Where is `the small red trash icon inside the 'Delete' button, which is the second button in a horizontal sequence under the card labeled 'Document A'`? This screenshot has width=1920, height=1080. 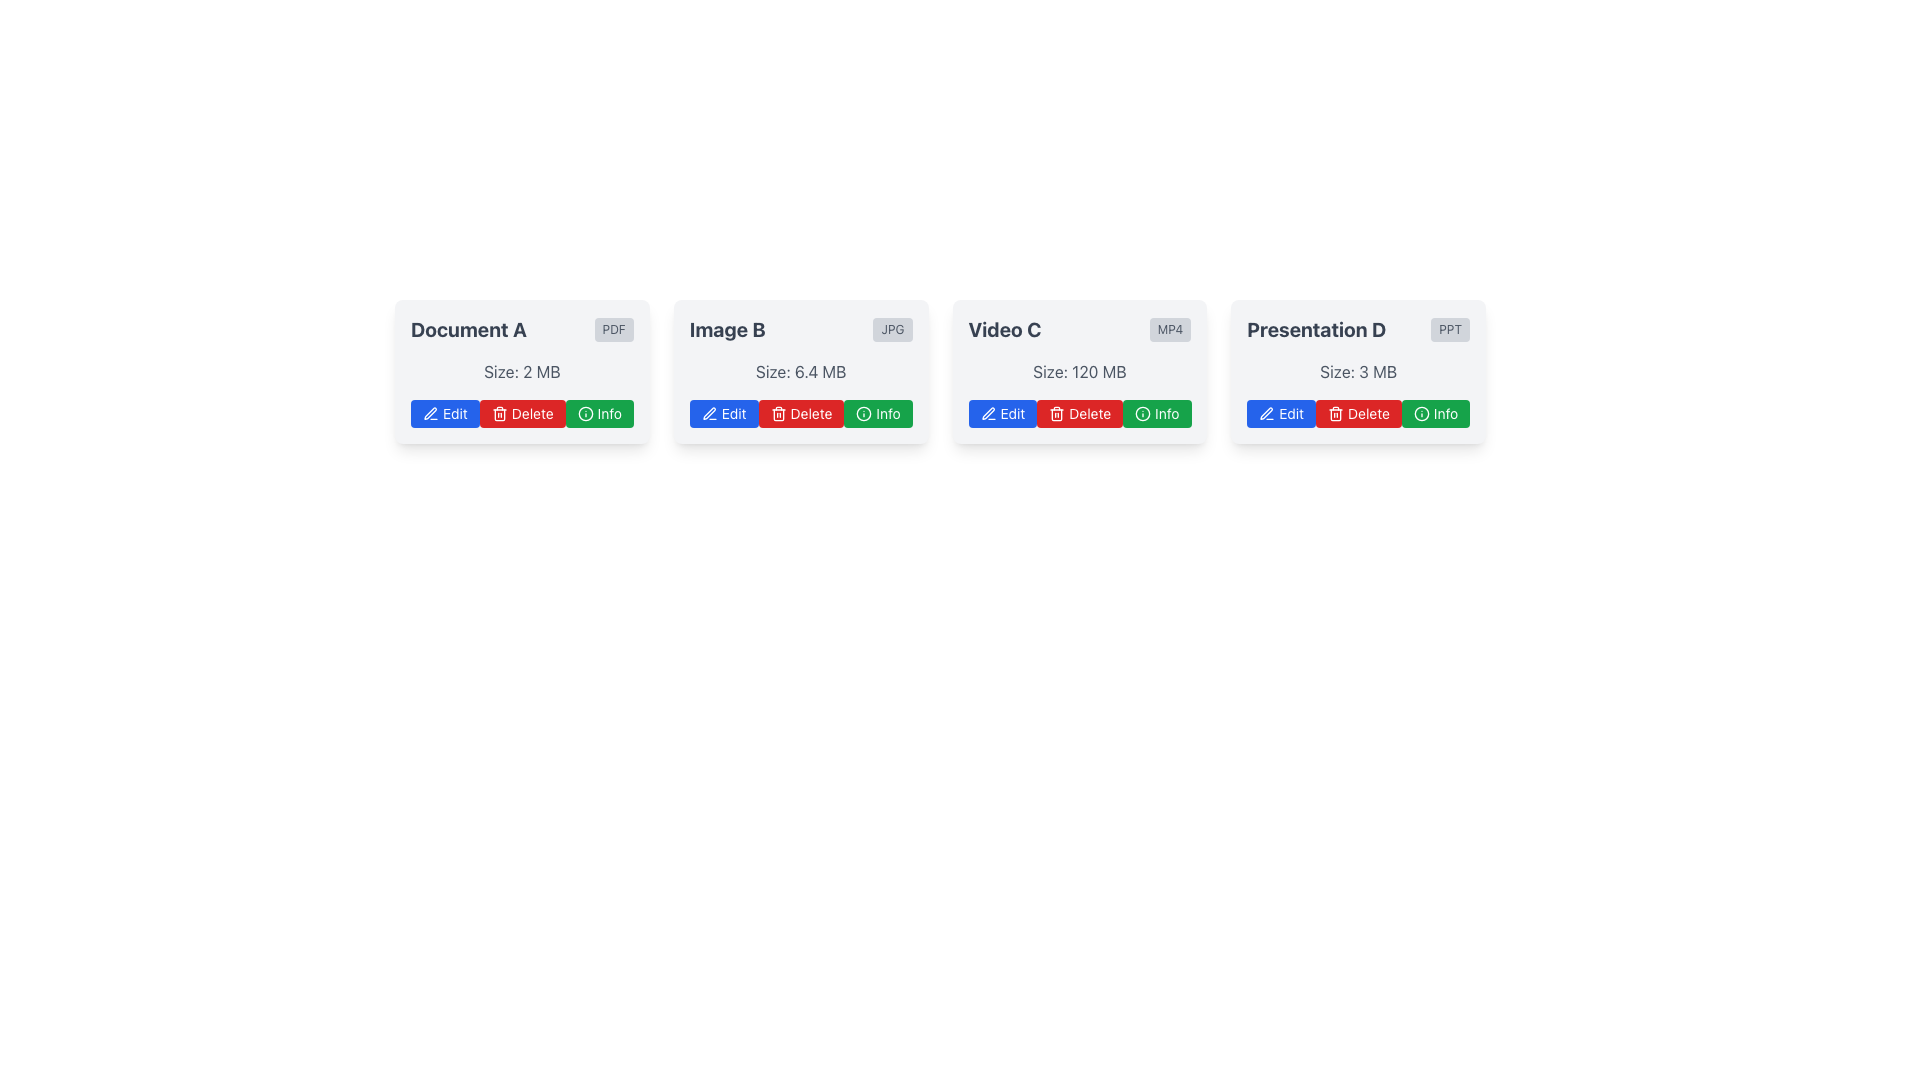
the small red trash icon inside the 'Delete' button, which is the second button in a horizontal sequence under the card labeled 'Document A' is located at coordinates (499, 412).